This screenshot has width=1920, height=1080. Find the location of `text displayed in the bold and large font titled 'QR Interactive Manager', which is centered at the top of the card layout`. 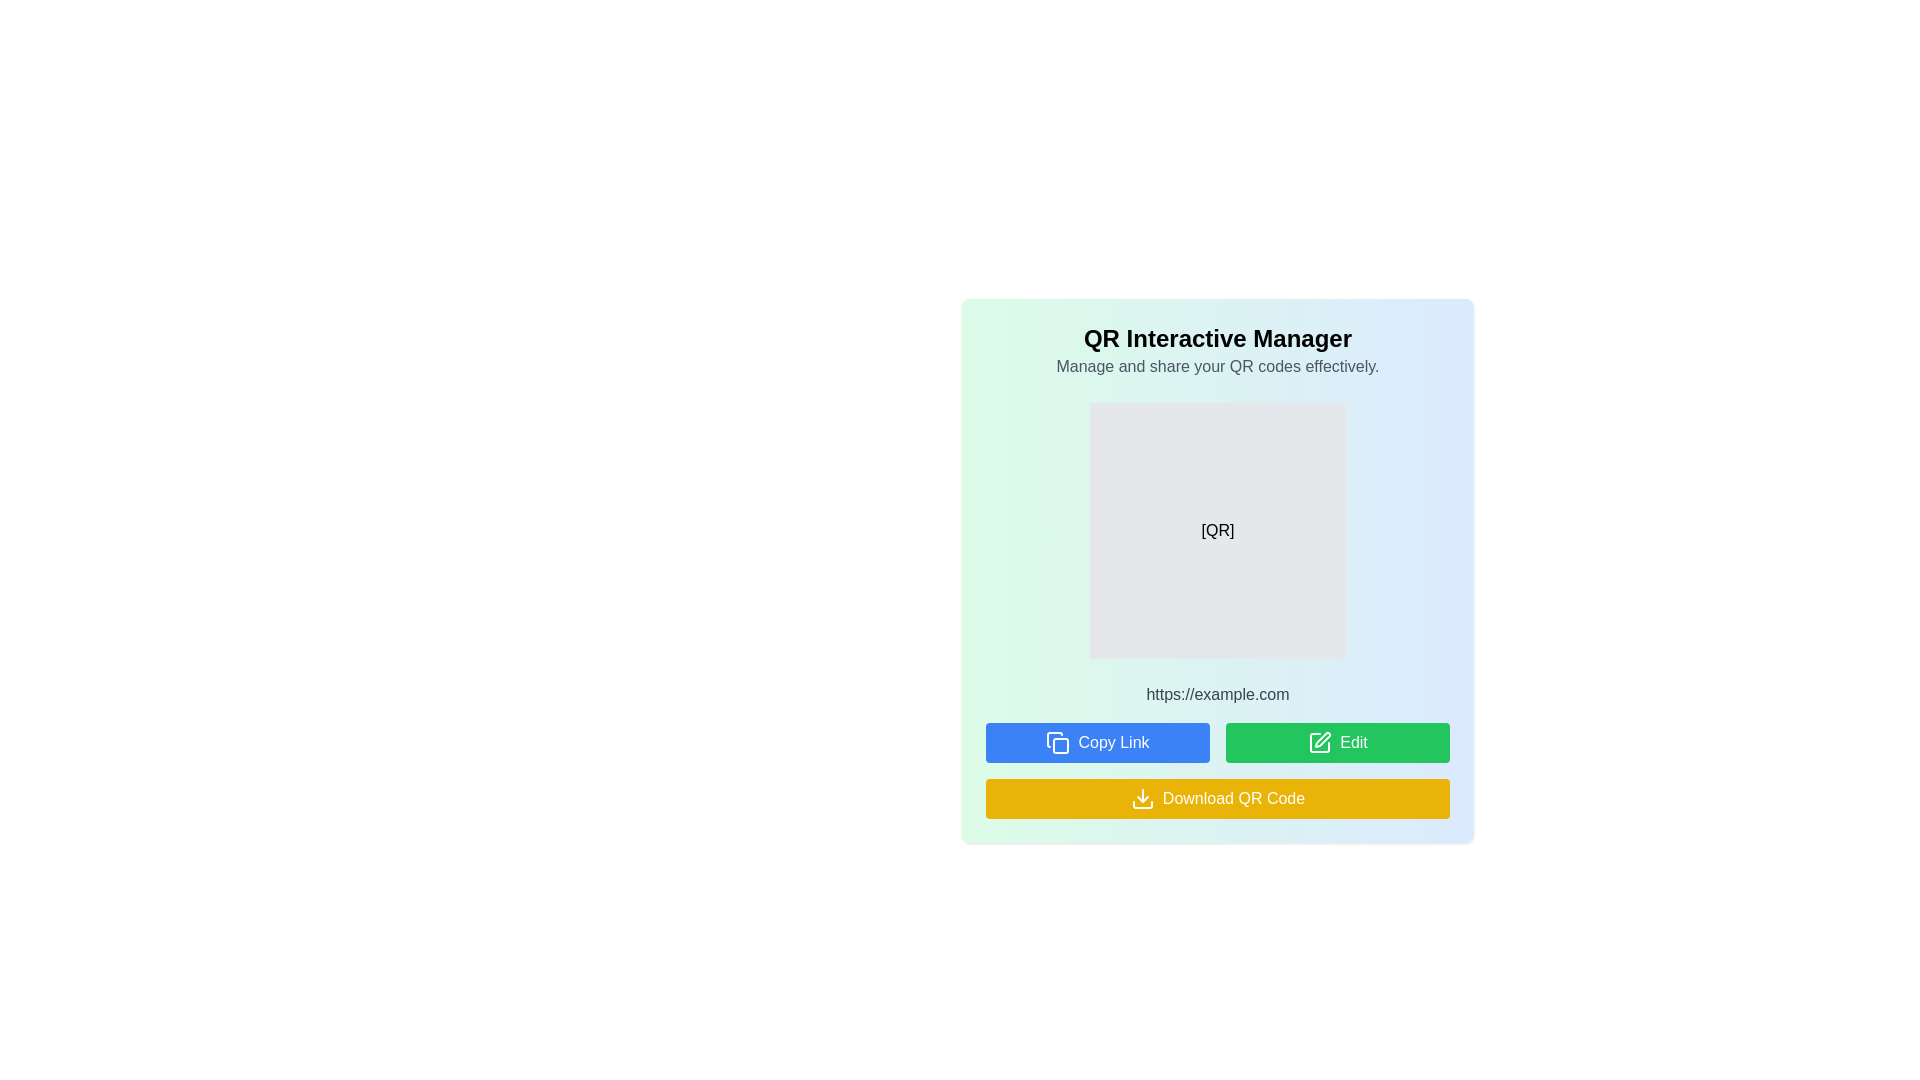

text displayed in the bold and large font titled 'QR Interactive Manager', which is centered at the top of the card layout is located at coordinates (1217, 338).